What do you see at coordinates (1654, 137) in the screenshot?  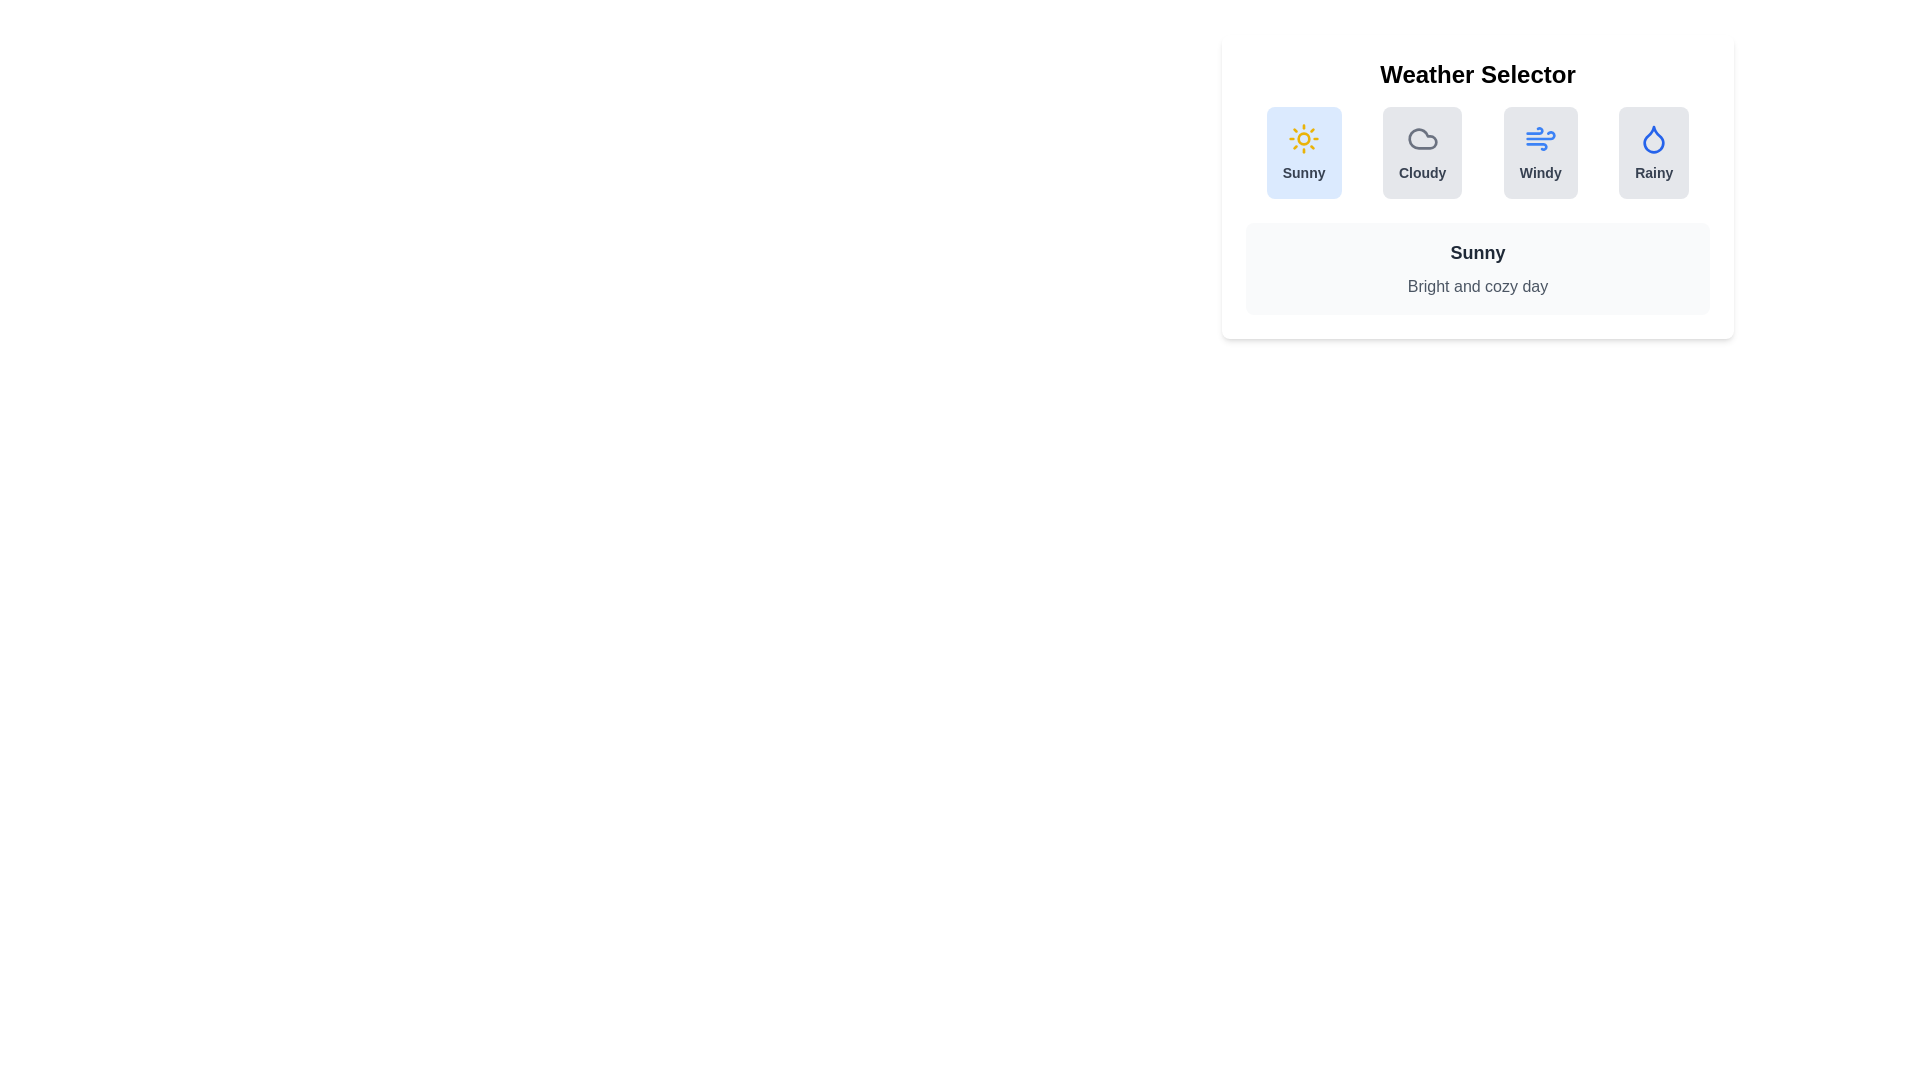 I see `the state of the droplet-shaped icon representing rain within the weather selection widget, specifically located in the fourth group labeled 'Rainy' in the horizontal row` at bounding box center [1654, 137].